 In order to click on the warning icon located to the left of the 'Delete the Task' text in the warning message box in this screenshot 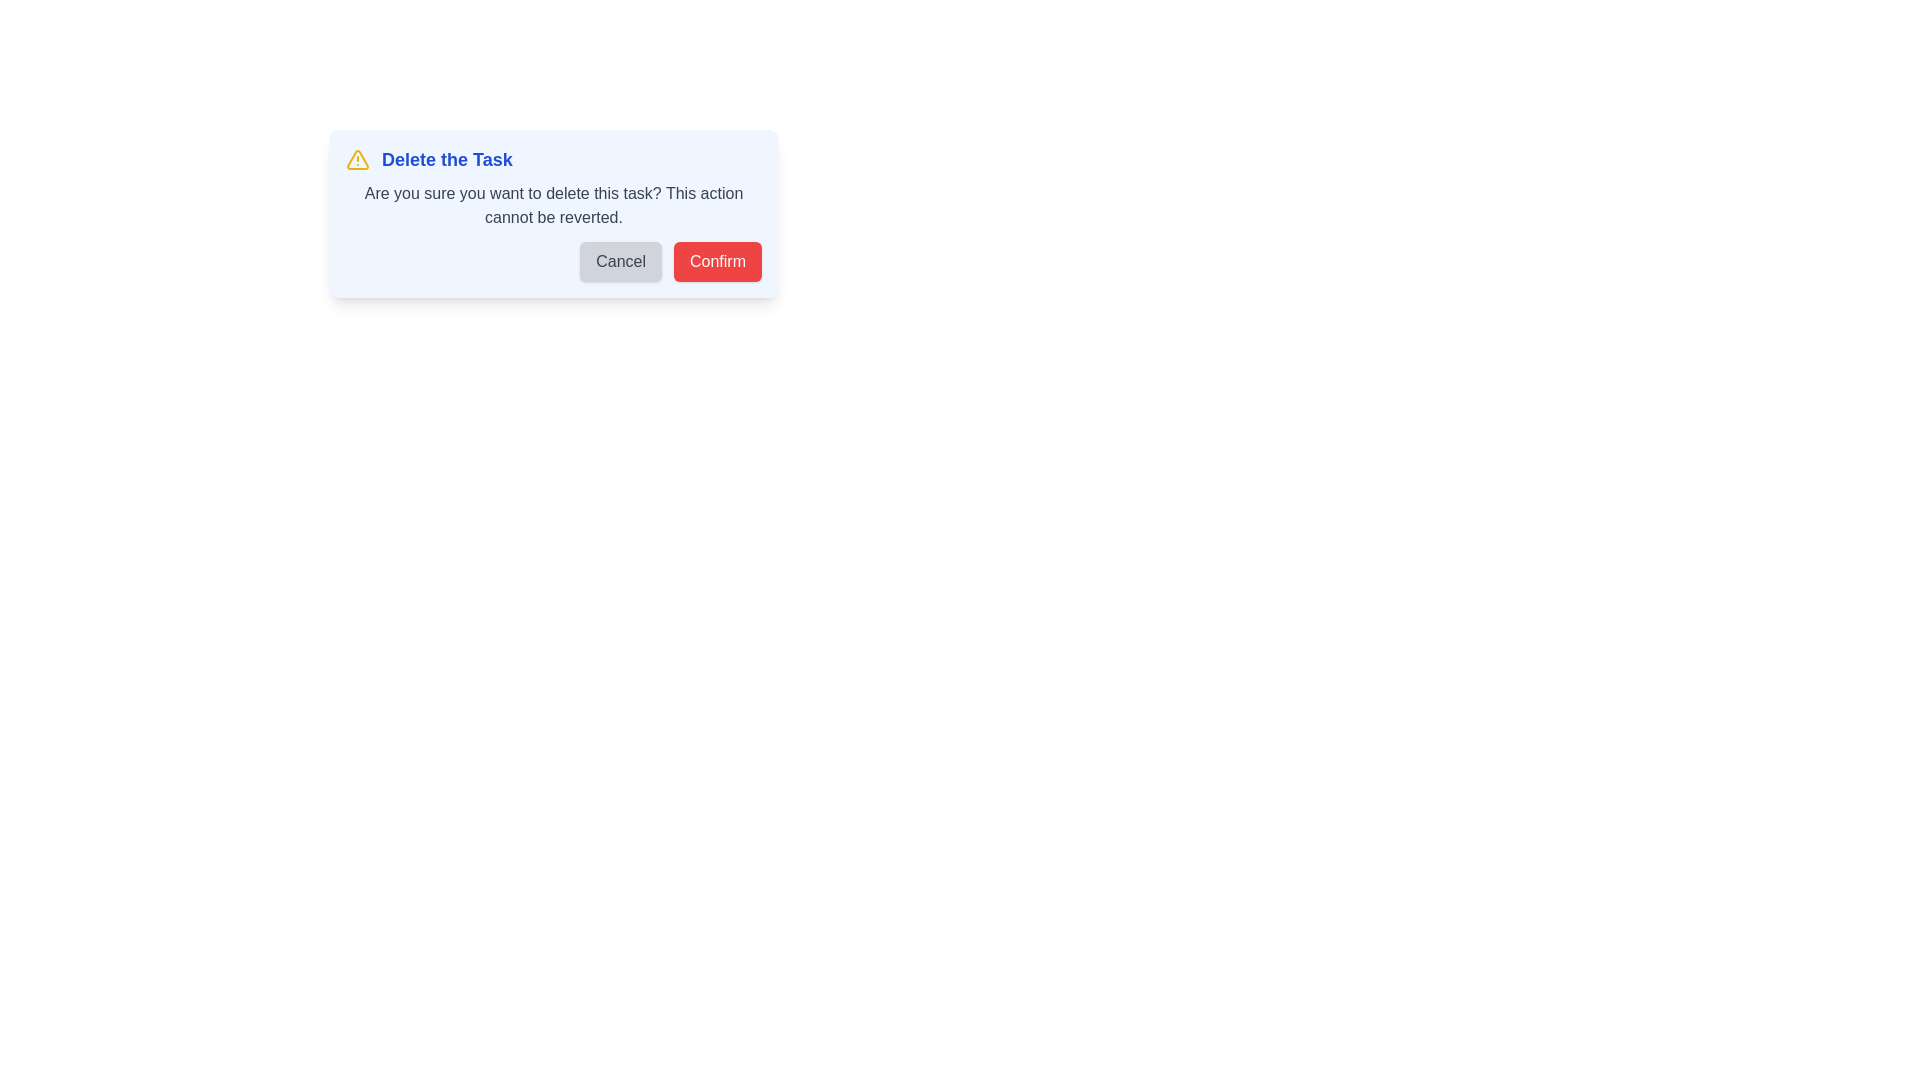, I will do `click(358, 158)`.